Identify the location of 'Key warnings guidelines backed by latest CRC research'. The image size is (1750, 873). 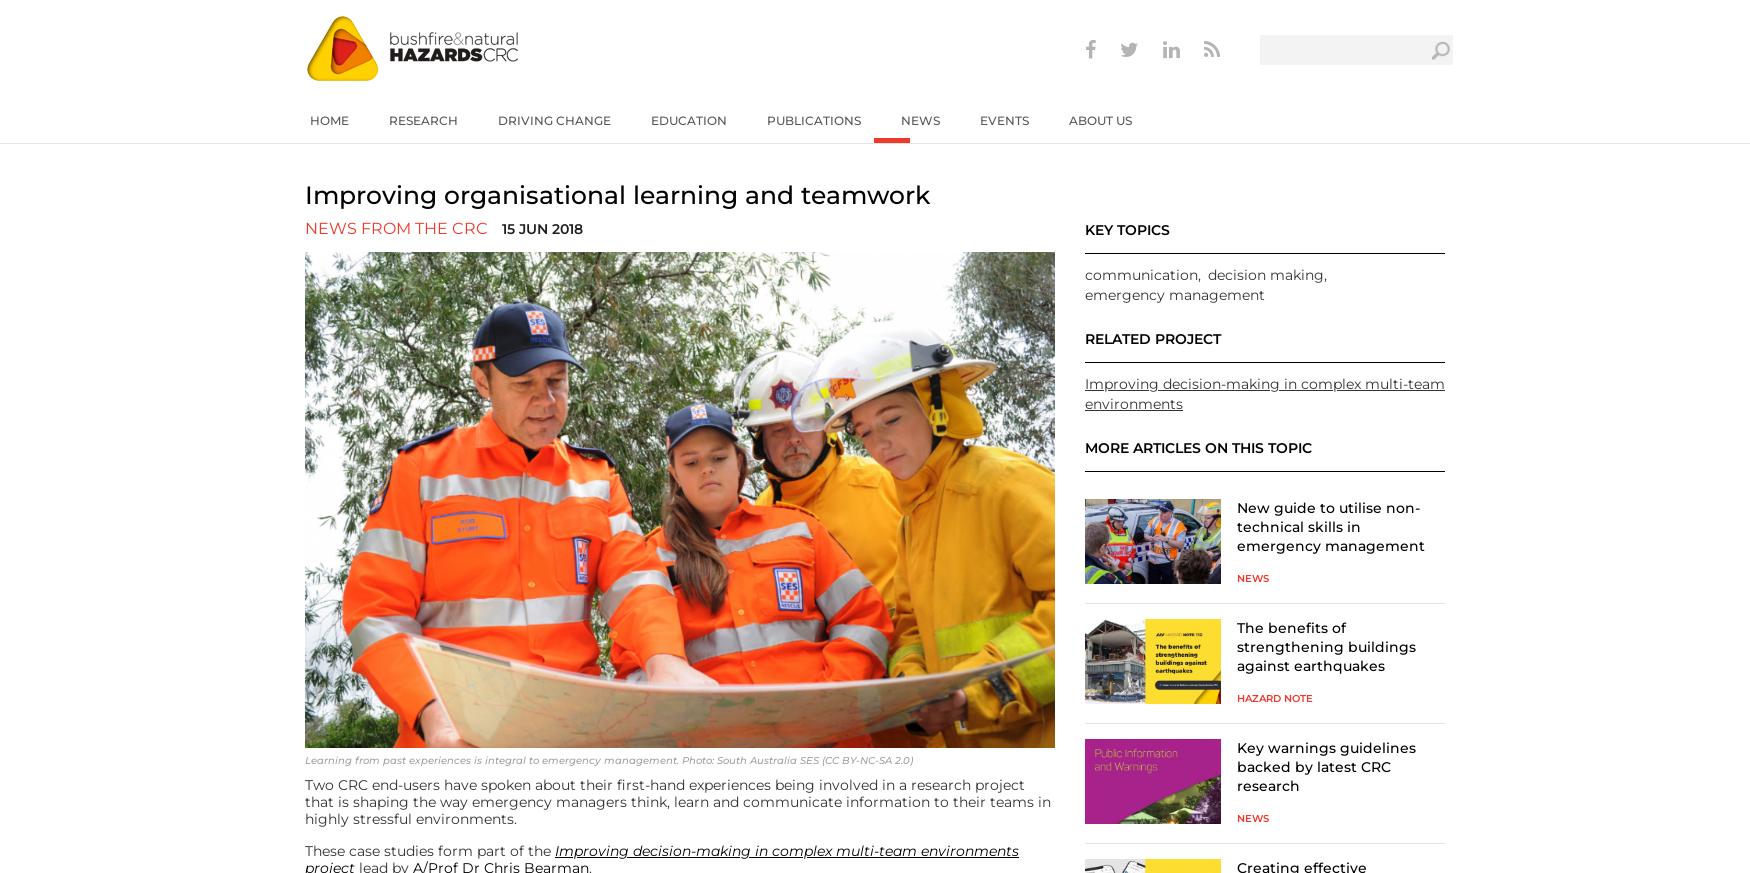
(1237, 764).